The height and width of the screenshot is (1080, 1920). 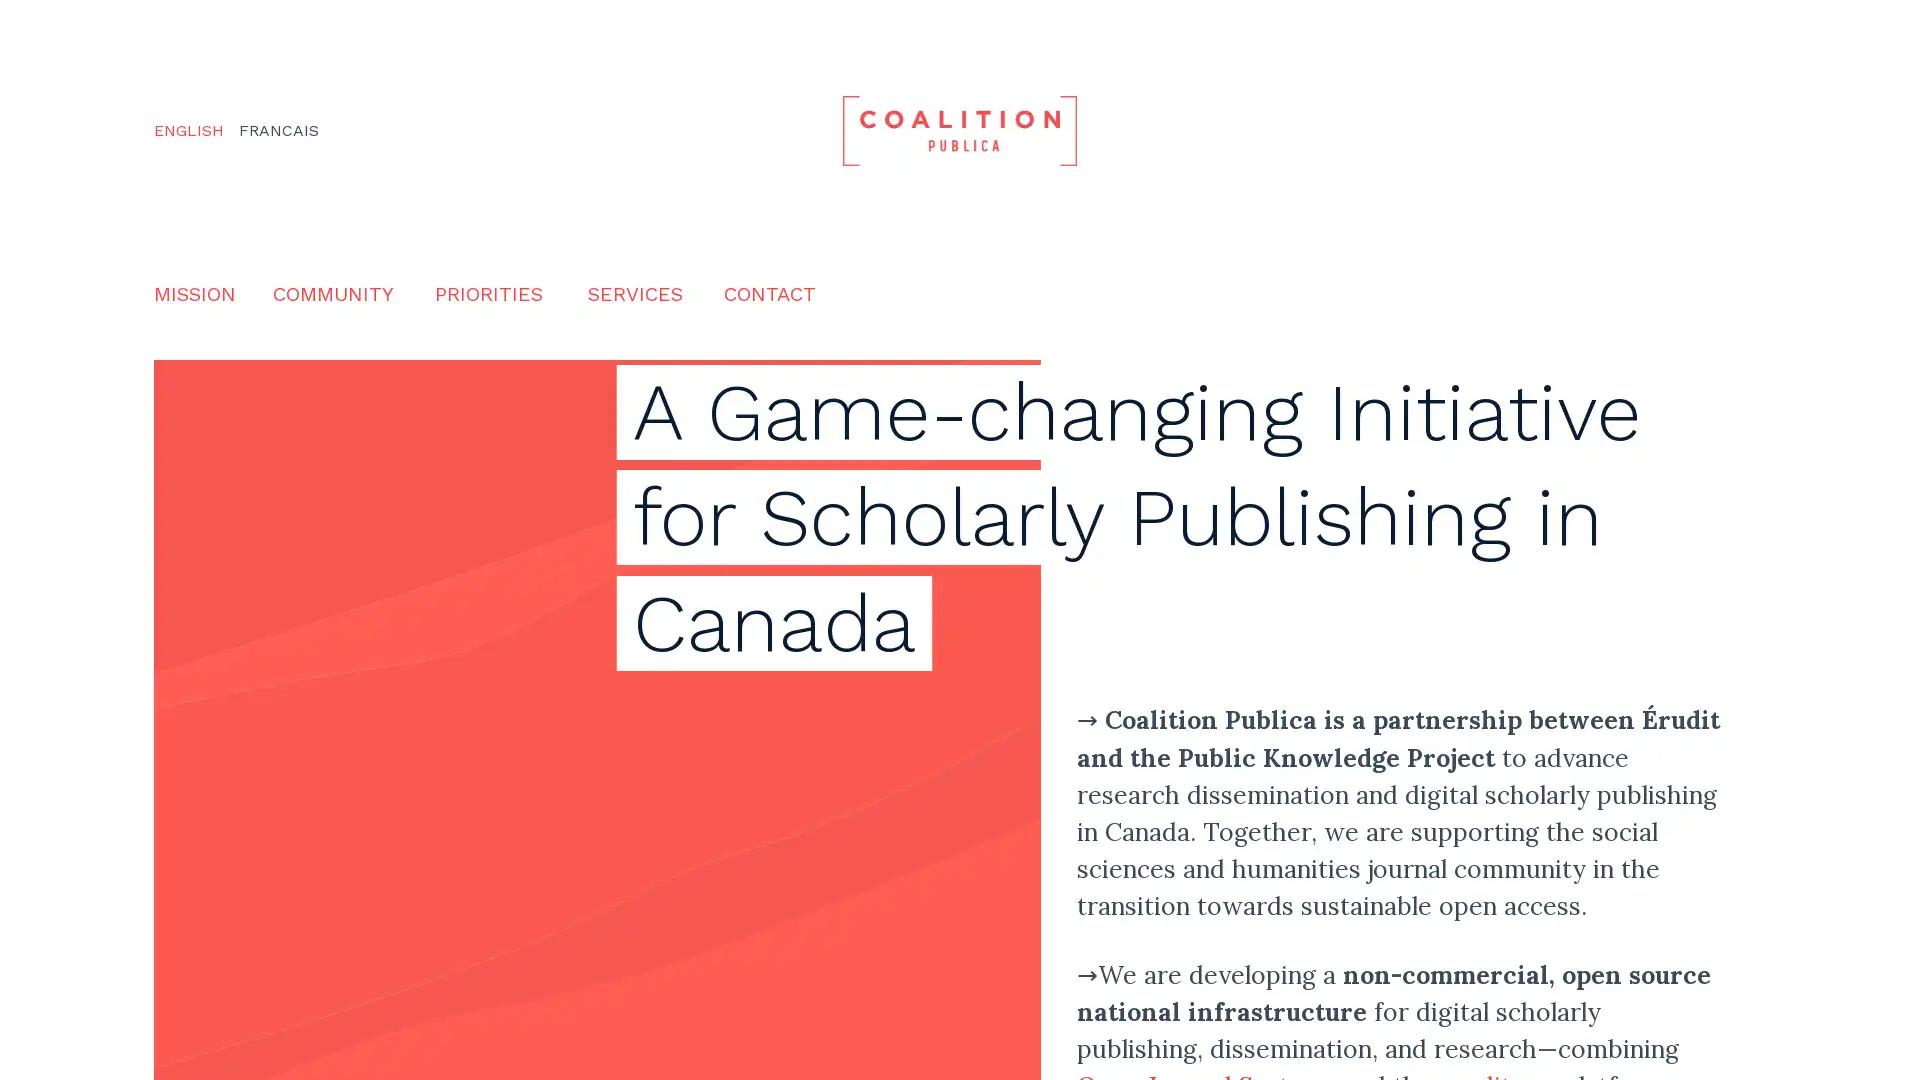 What do you see at coordinates (488, 293) in the screenshot?
I see `PRIORITIES` at bounding box center [488, 293].